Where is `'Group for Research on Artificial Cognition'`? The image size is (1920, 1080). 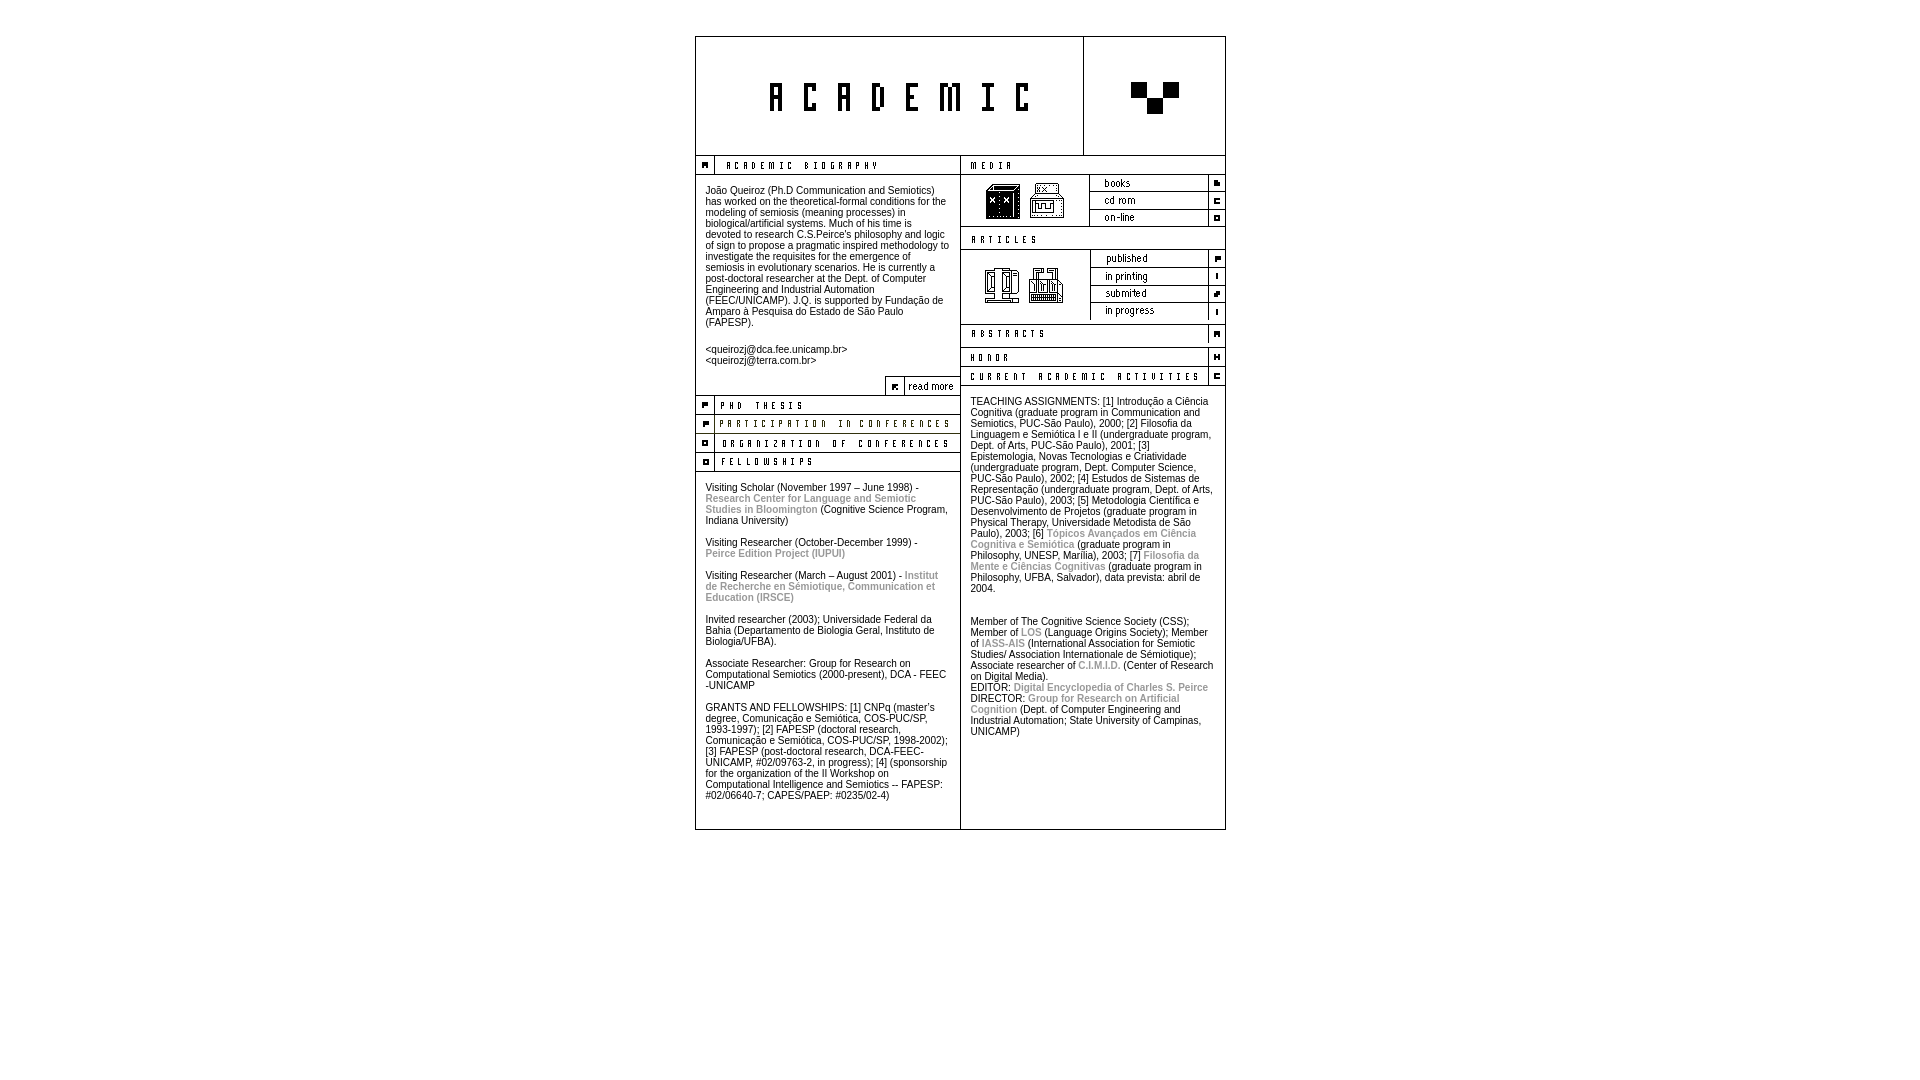
'Group for Research on Artificial Cognition' is located at coordinates (1073, 703).